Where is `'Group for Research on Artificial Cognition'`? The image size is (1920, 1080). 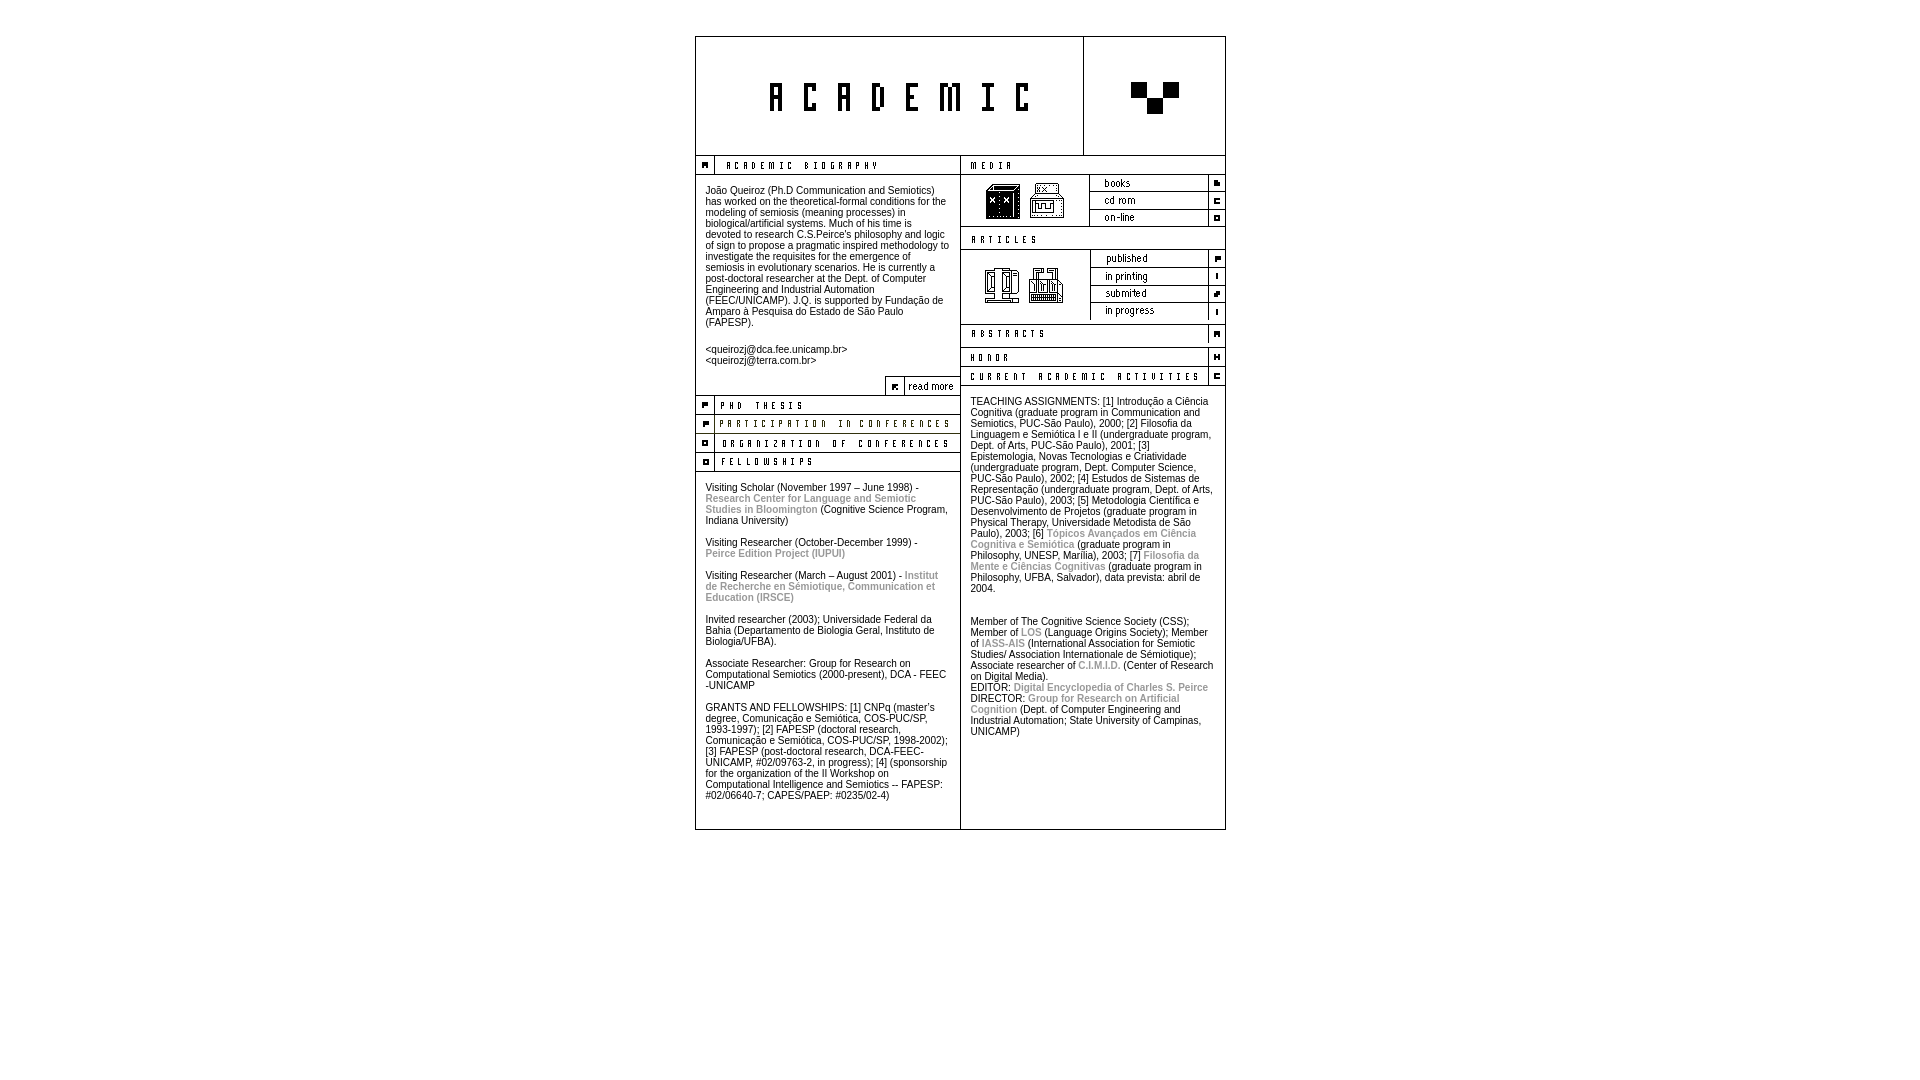
'Group for Research on Artificial Cognition' is located at coordinates (1073, 703).